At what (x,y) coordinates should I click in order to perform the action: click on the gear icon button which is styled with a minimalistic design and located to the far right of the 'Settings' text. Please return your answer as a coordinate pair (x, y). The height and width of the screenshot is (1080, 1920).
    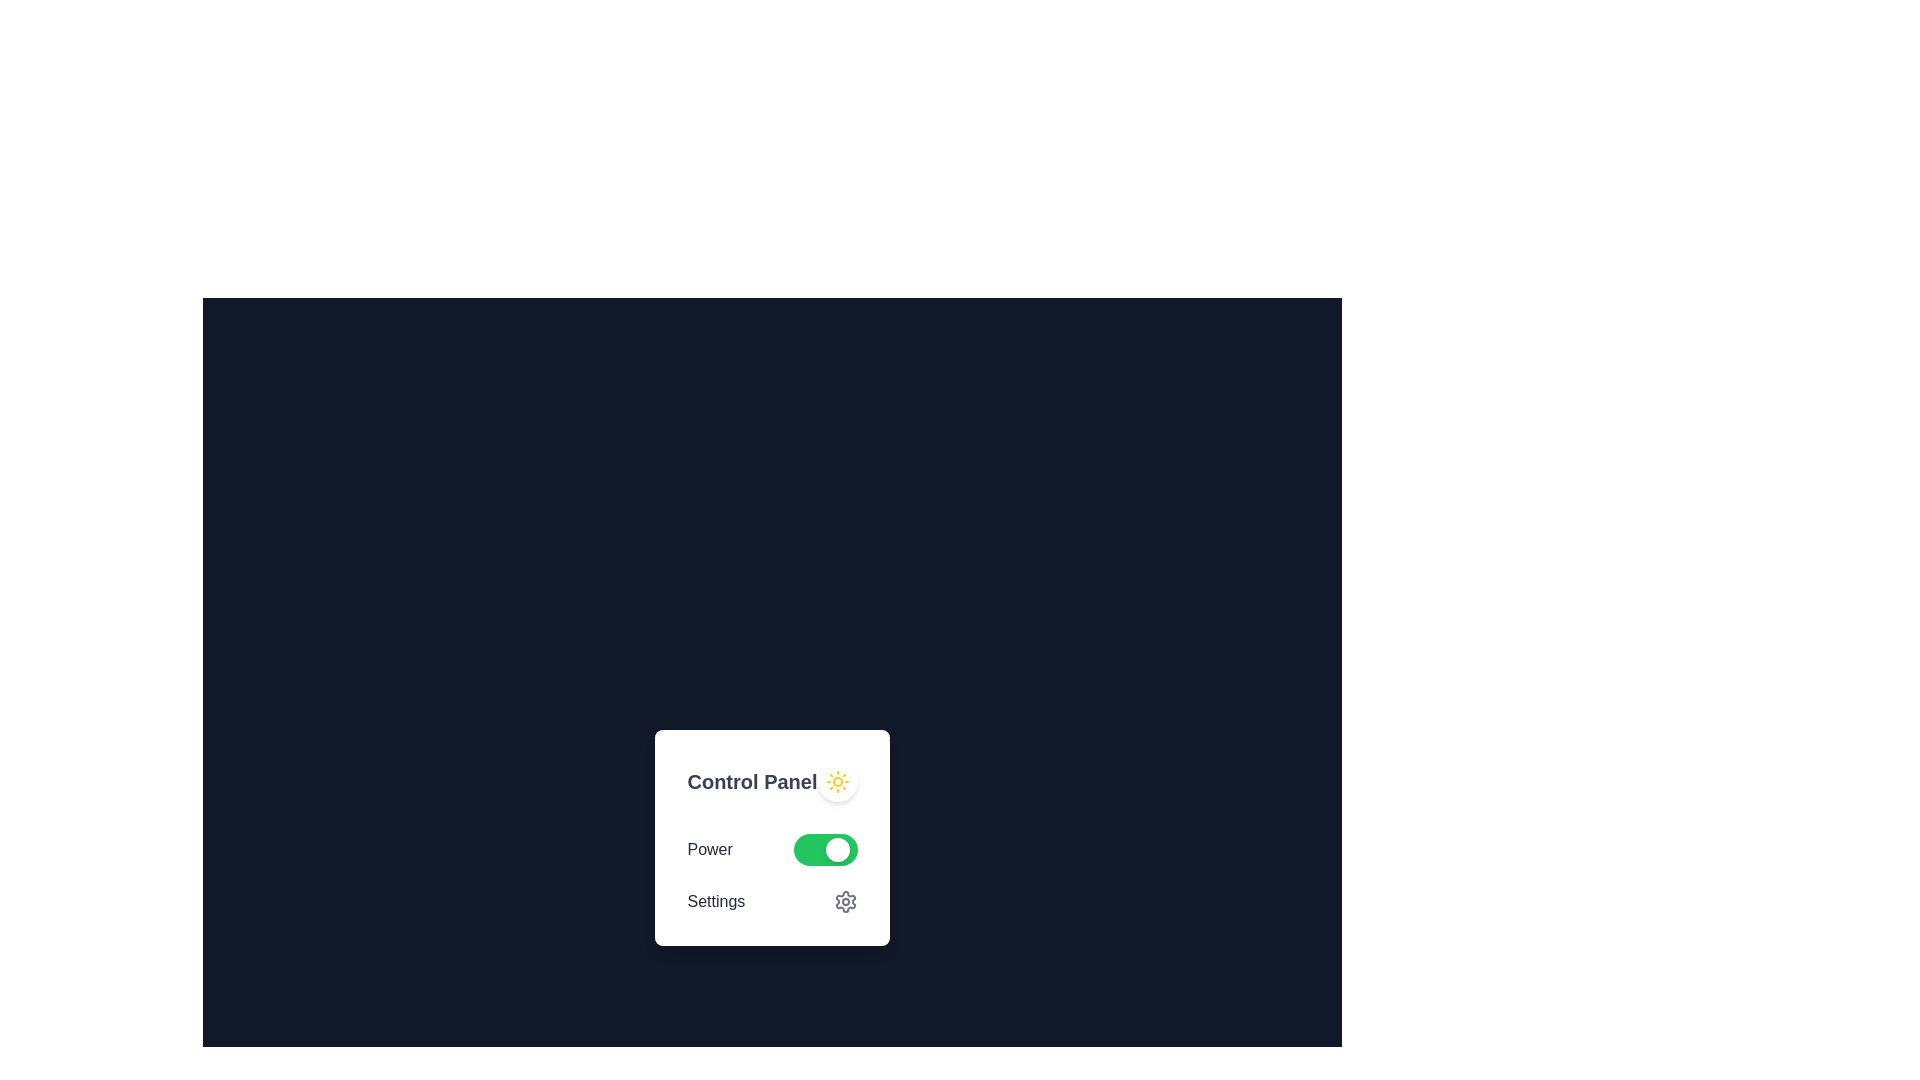
    Looking at the image, I should click on (845, 902).